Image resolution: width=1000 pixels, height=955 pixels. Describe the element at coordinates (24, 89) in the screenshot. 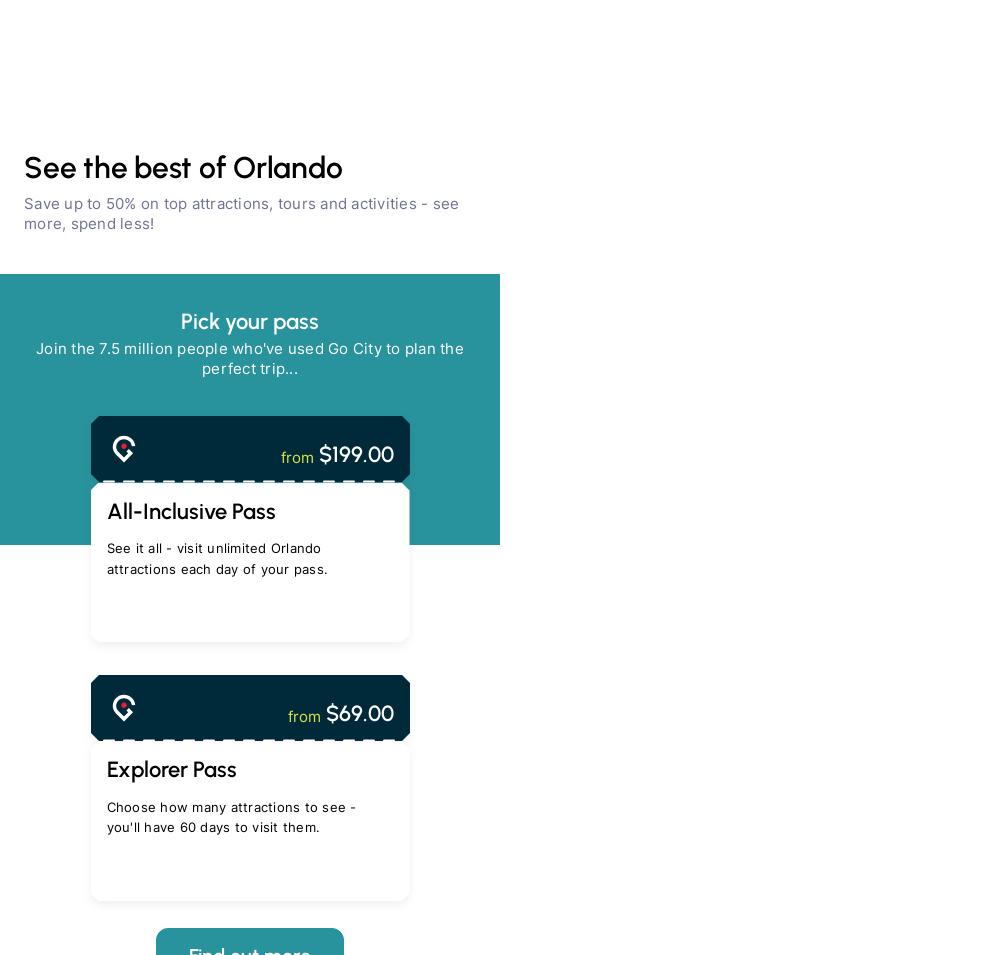

I see `'Save 10% with code OCTOBER10 - ends October 29'` at that location.